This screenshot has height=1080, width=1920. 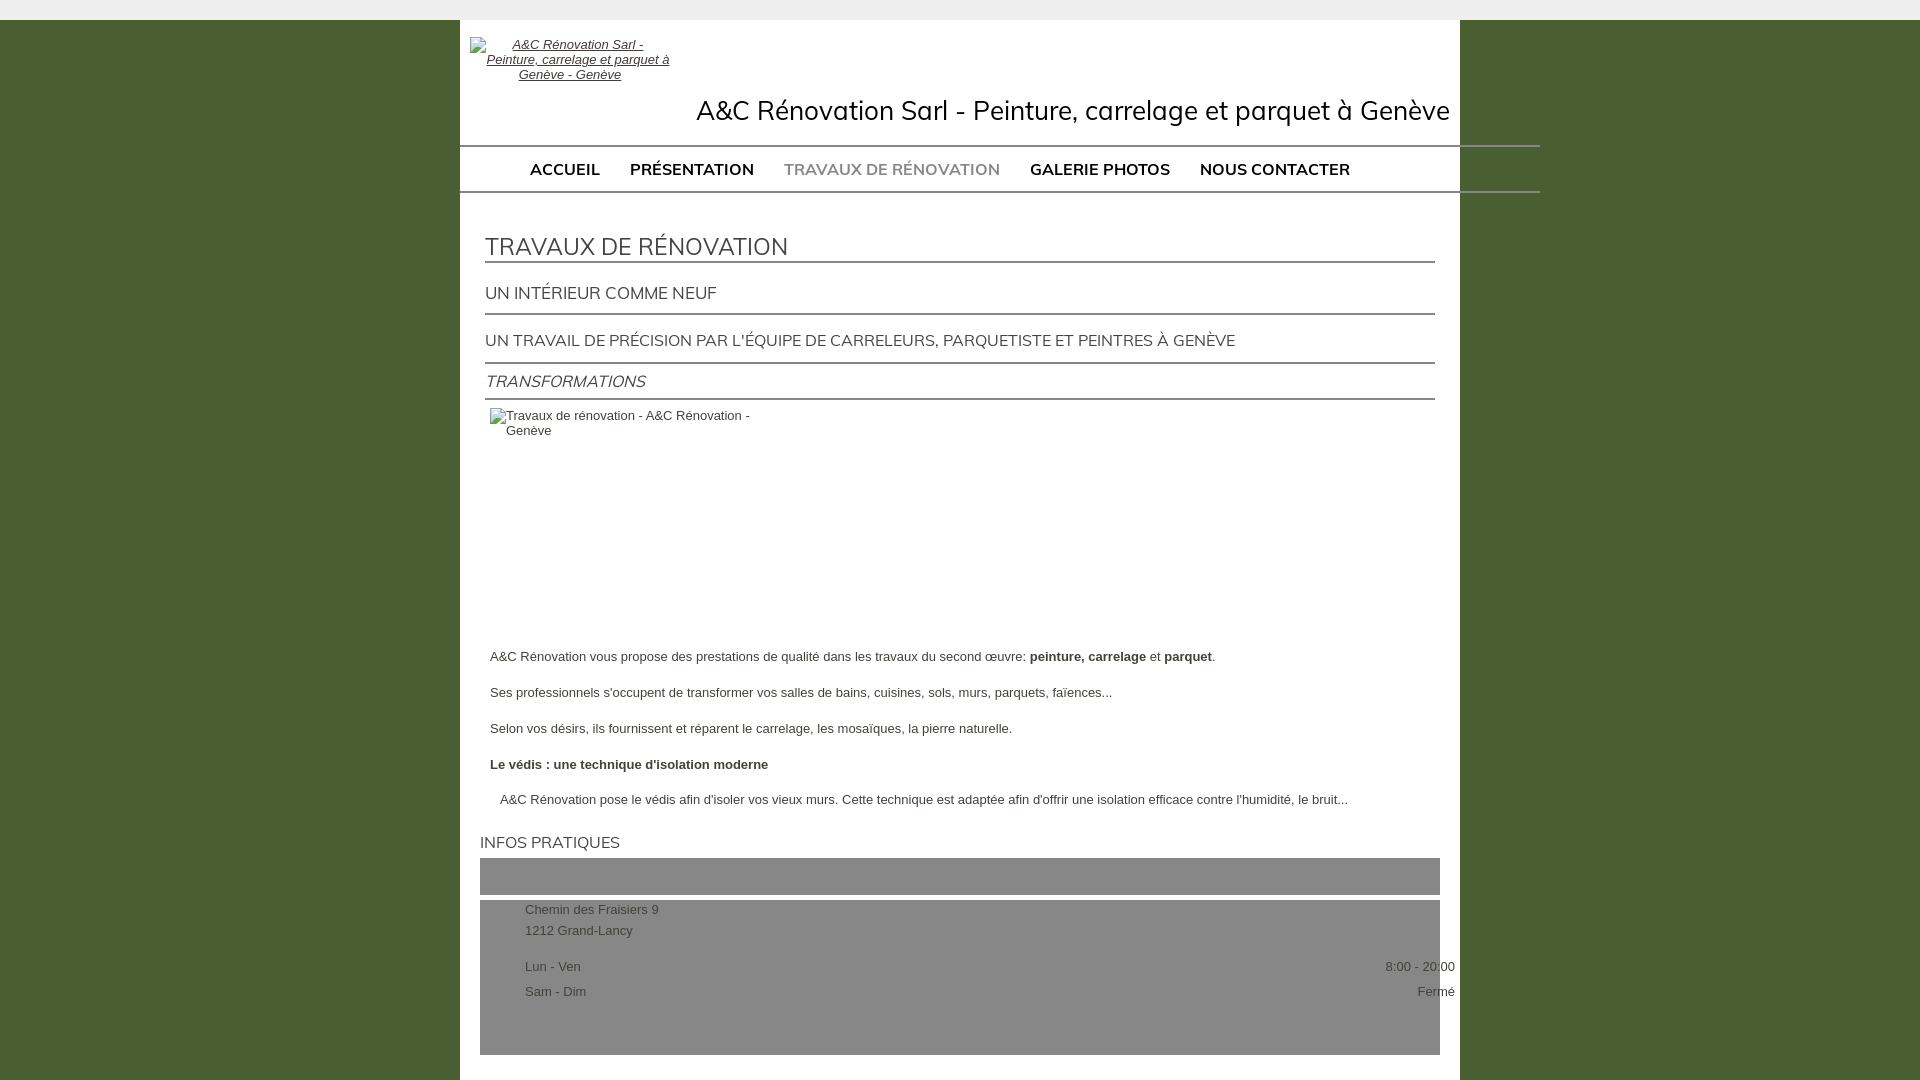 What do you see at coordinates (1274, 168) in the screenshot?
I see `'NOUS CONTACTER'` at bounding box center [1274, 168].